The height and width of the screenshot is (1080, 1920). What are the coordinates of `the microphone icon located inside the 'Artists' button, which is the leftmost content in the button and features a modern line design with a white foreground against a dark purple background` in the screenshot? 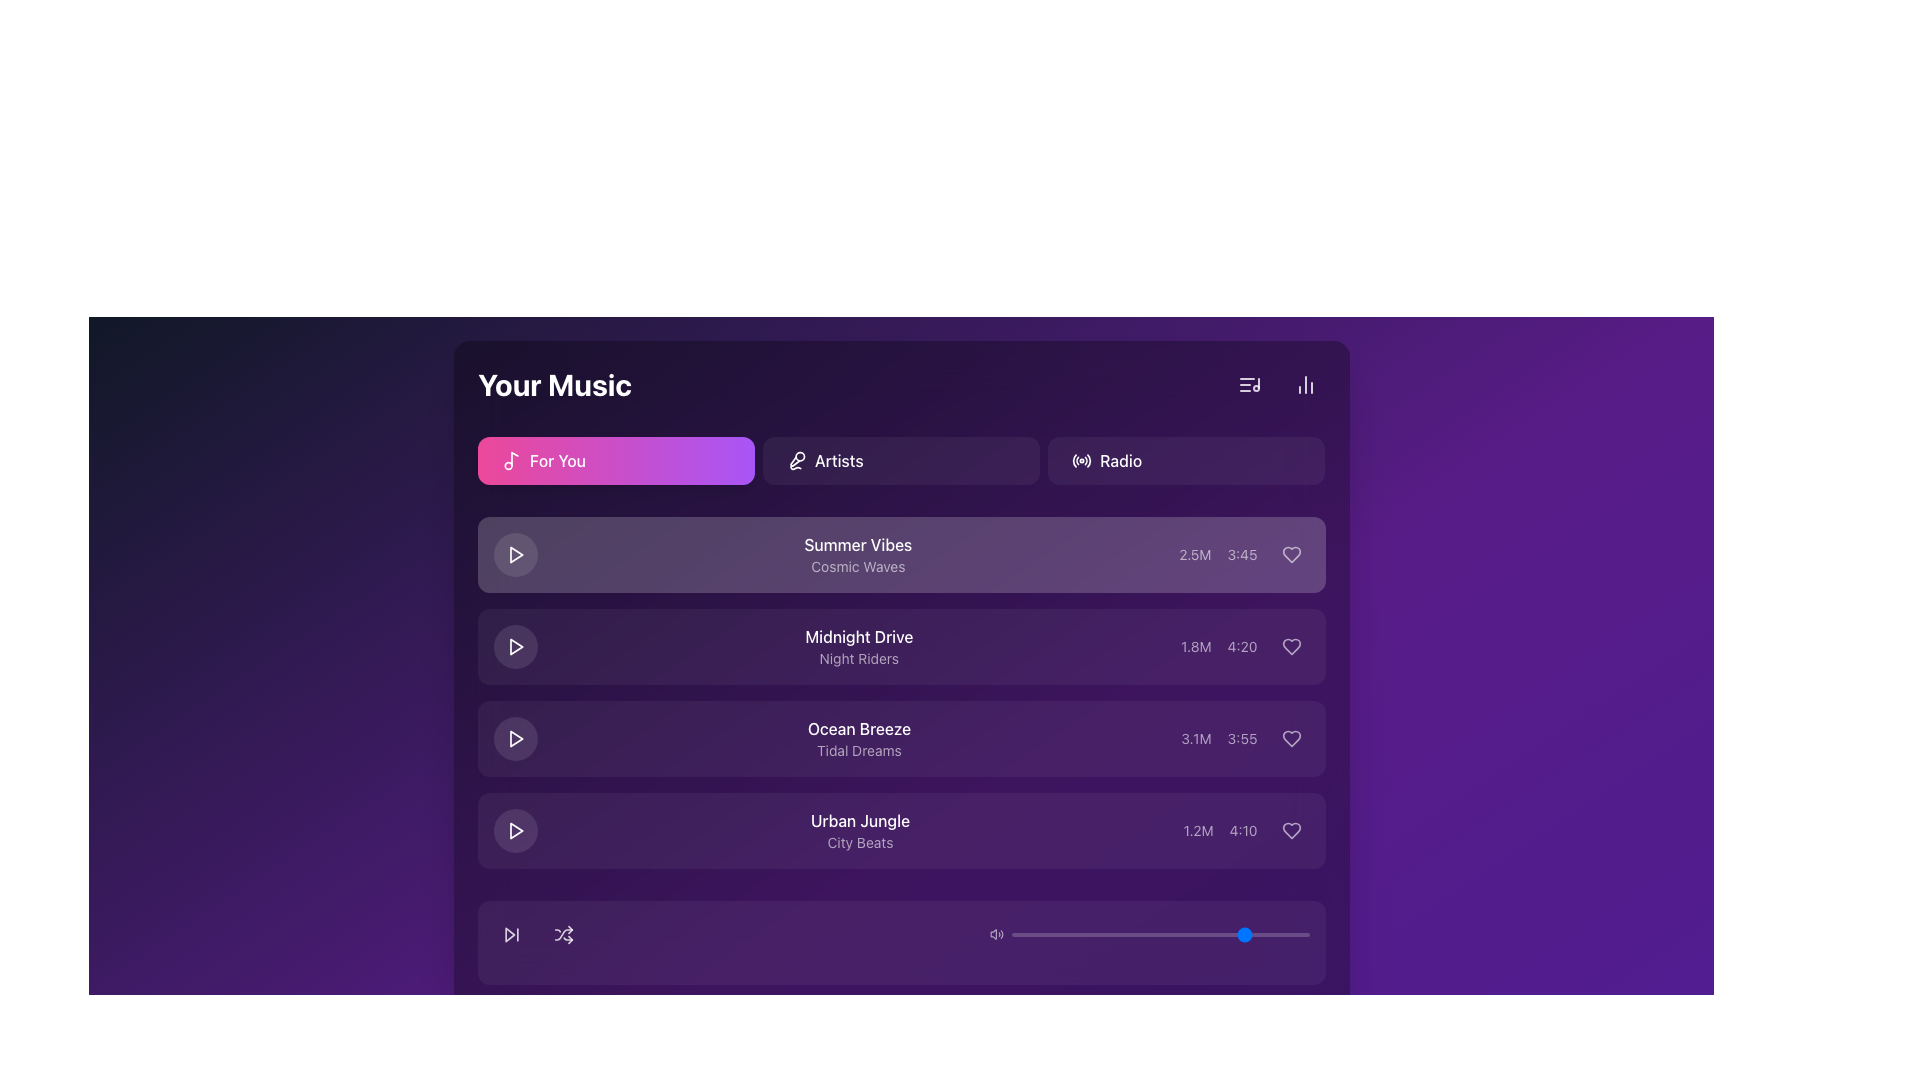 It's located at (795, 461).